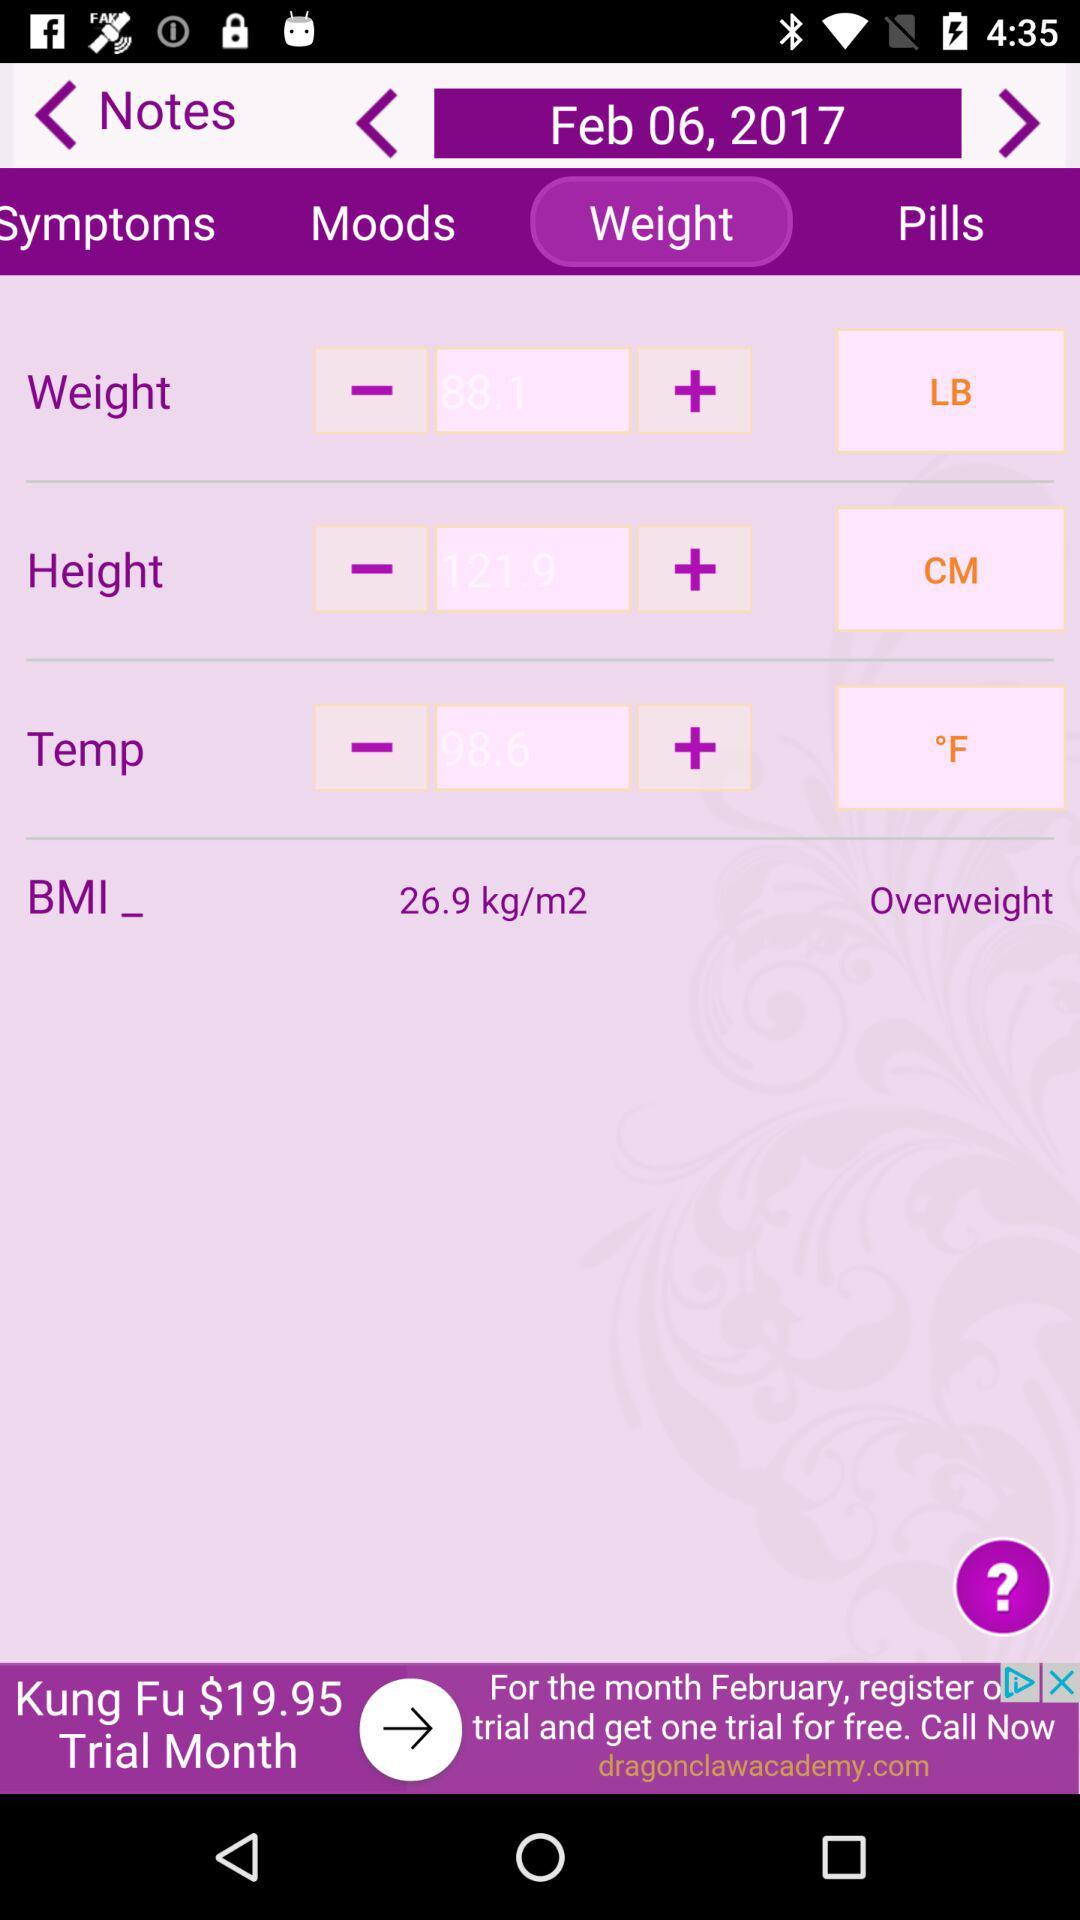 This screenshot has height=1920, width=1080. What do you see at coordinates (371, 390) in the screenshot?
I see `subtract or decrease the number button` at bounding box center [371, 390].